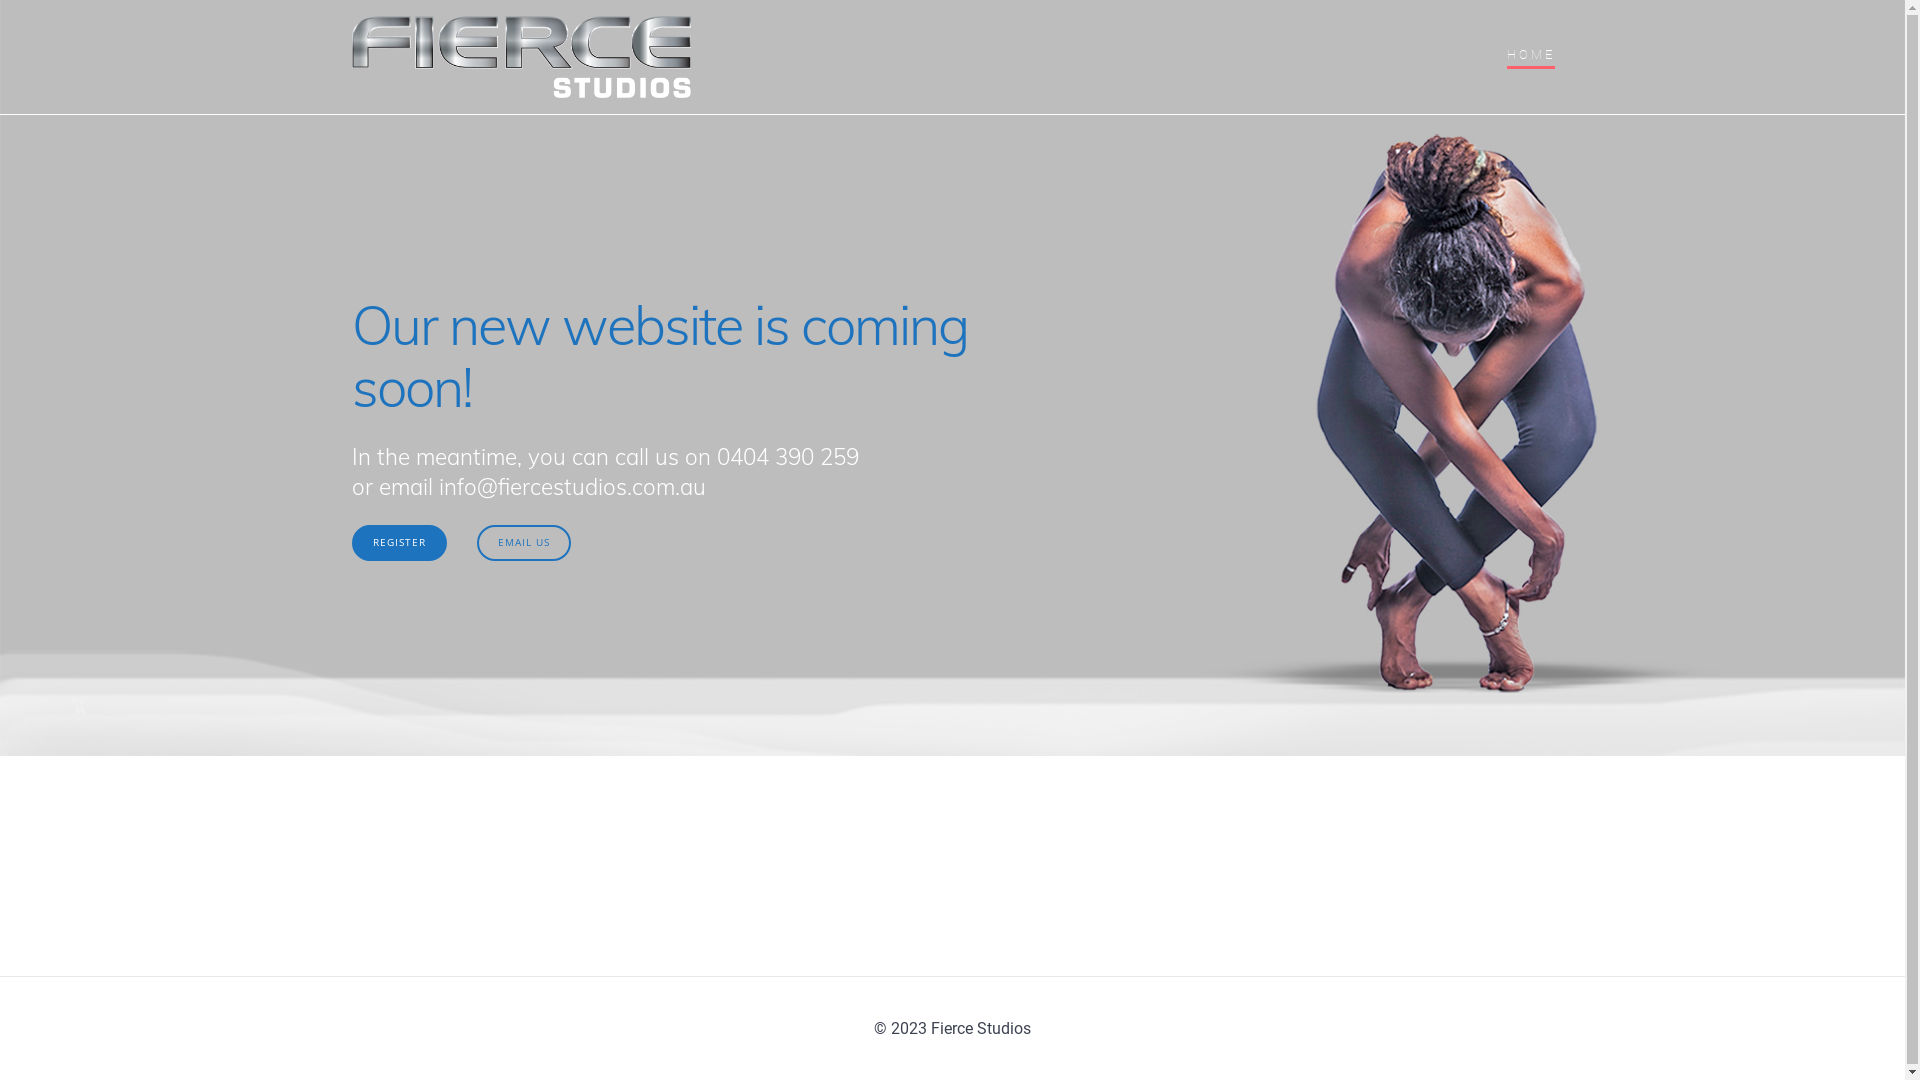 The image size is (1920, 1080). I want to click on 'REGISTER', so click(399, 543).